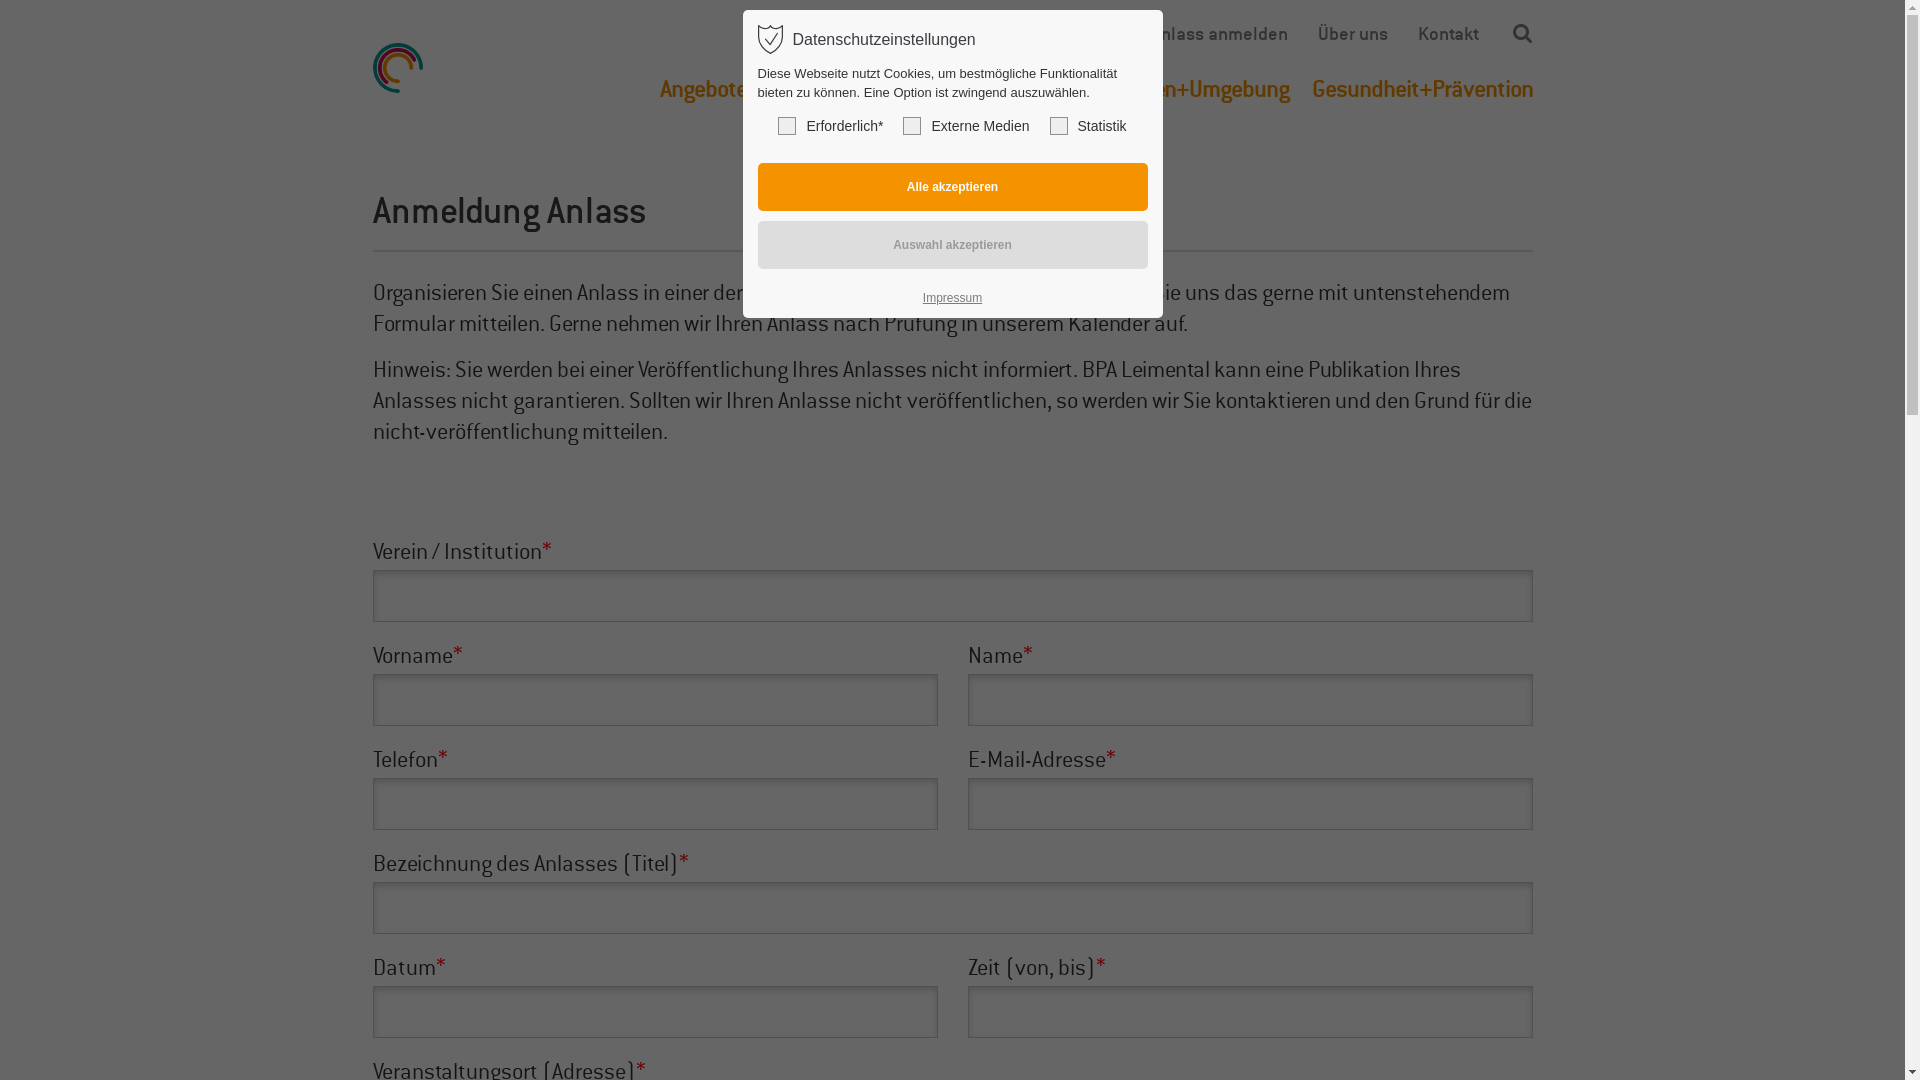 This screenshot has width=1920, height=1080. What do you see at coordinates (969, 33) in the screenshot?
I see `'Termin vereinbaren'` at bounding box center [969, 33].